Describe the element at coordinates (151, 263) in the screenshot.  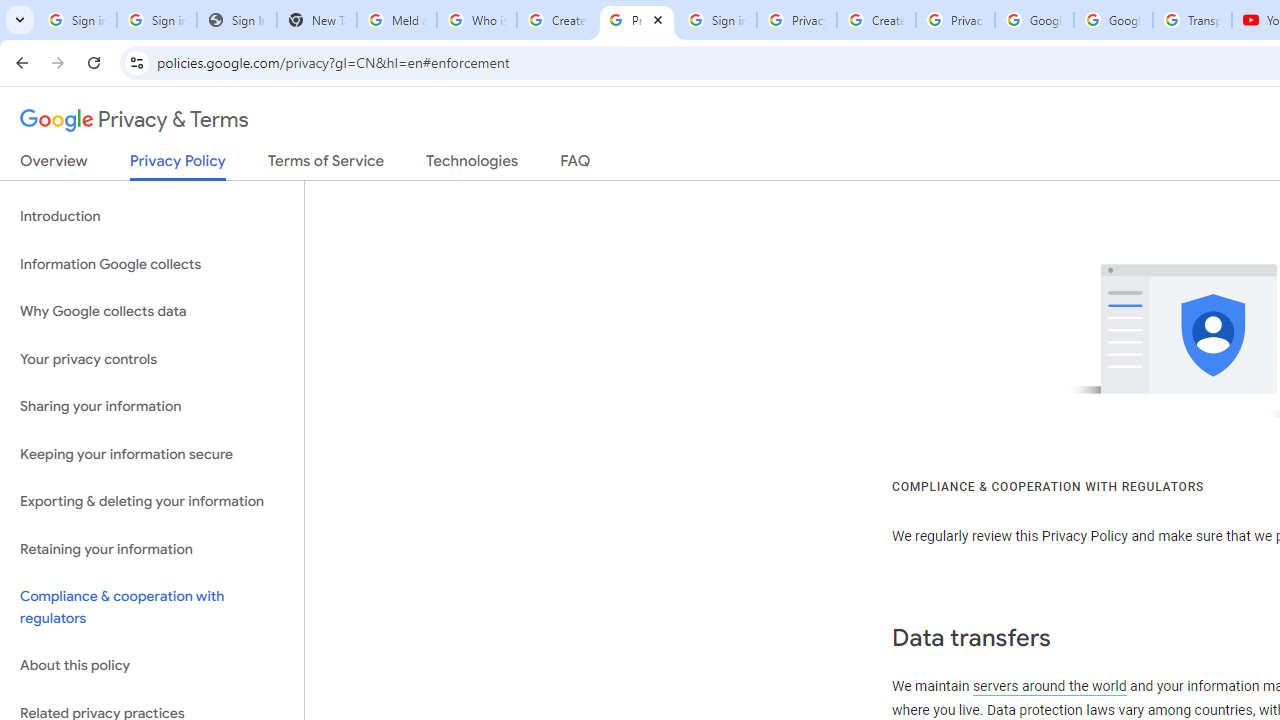
I see `'Information Google collects'` at that location.